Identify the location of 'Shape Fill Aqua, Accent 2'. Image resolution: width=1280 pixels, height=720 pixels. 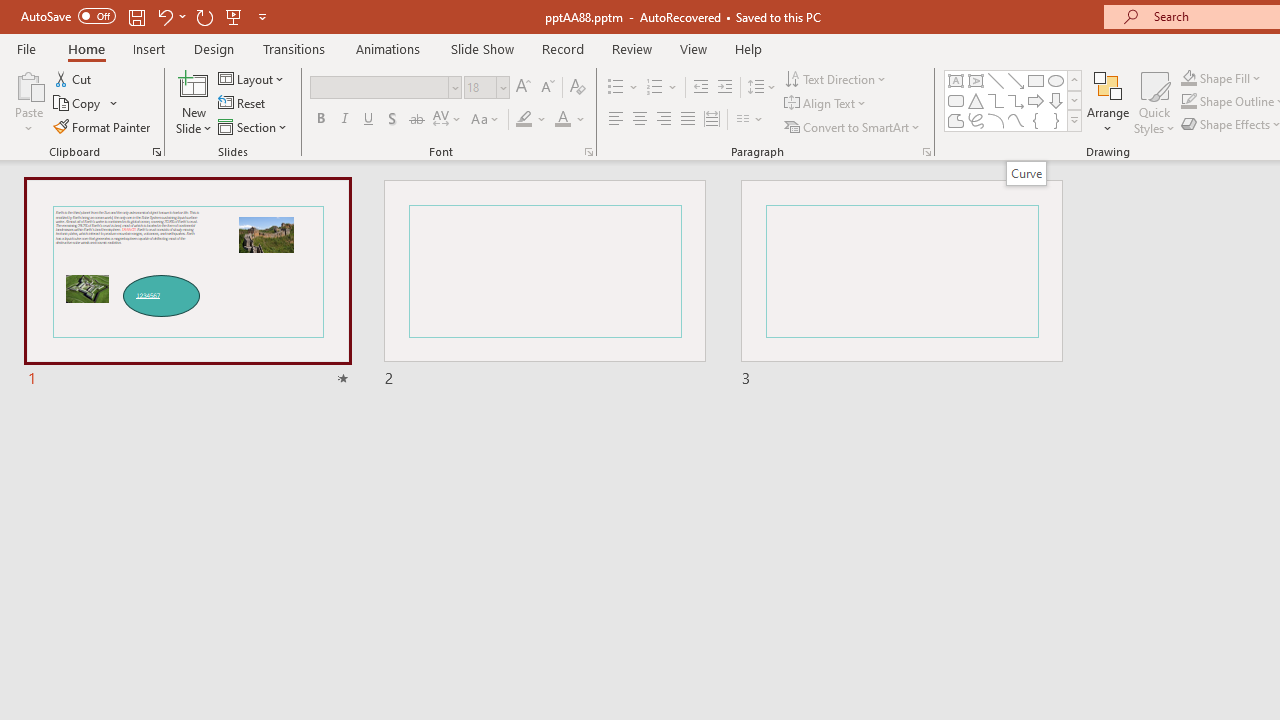
(1189, 77).